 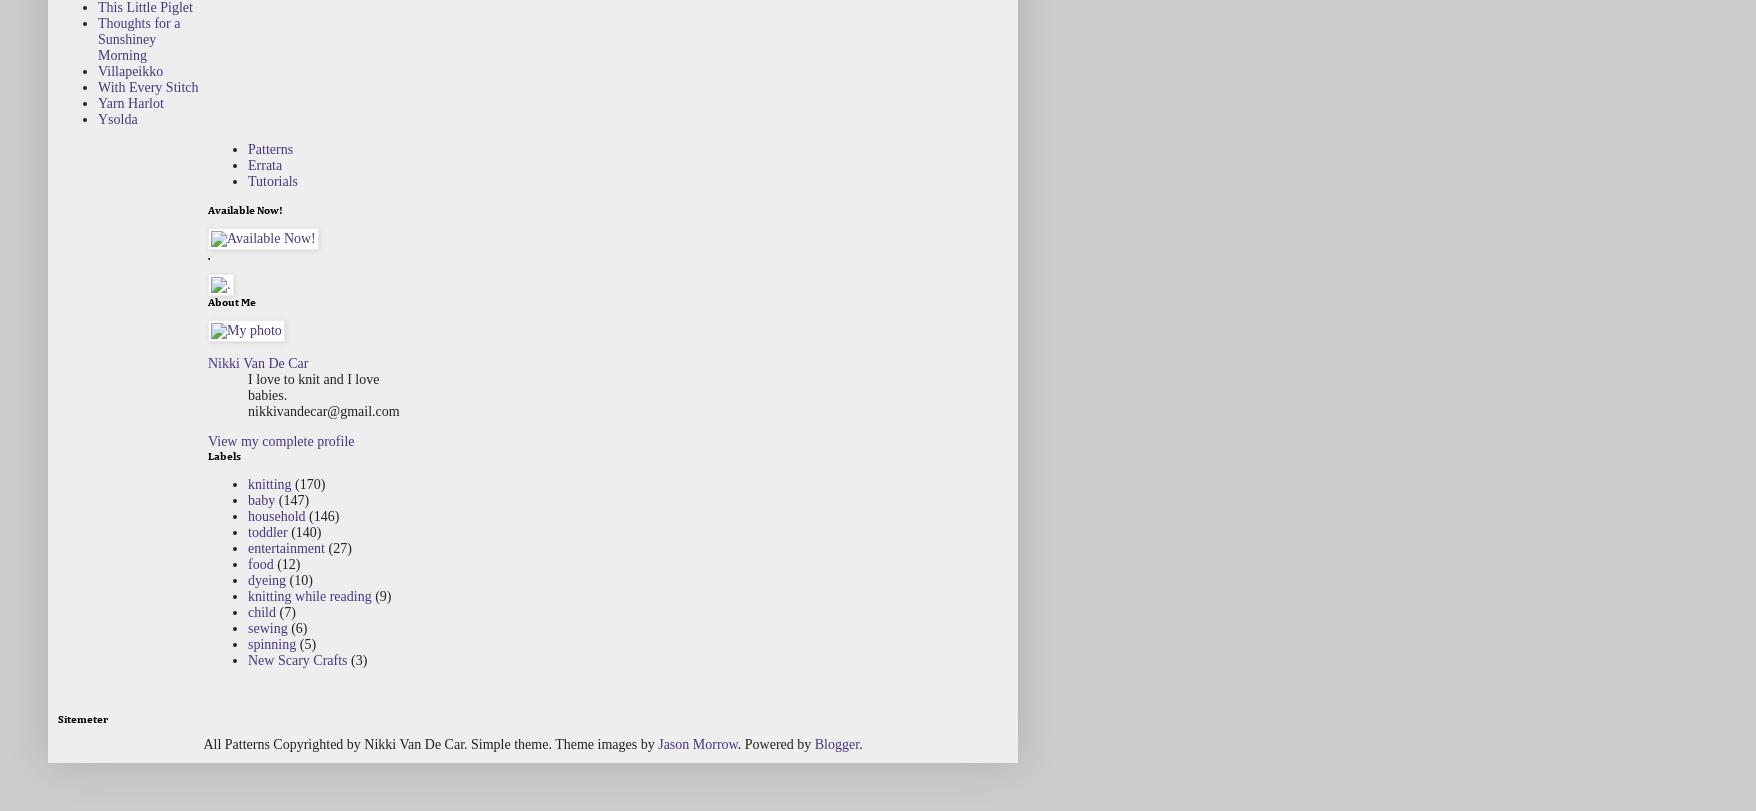 I want to click on '(27)', so click(x=338, y=546).